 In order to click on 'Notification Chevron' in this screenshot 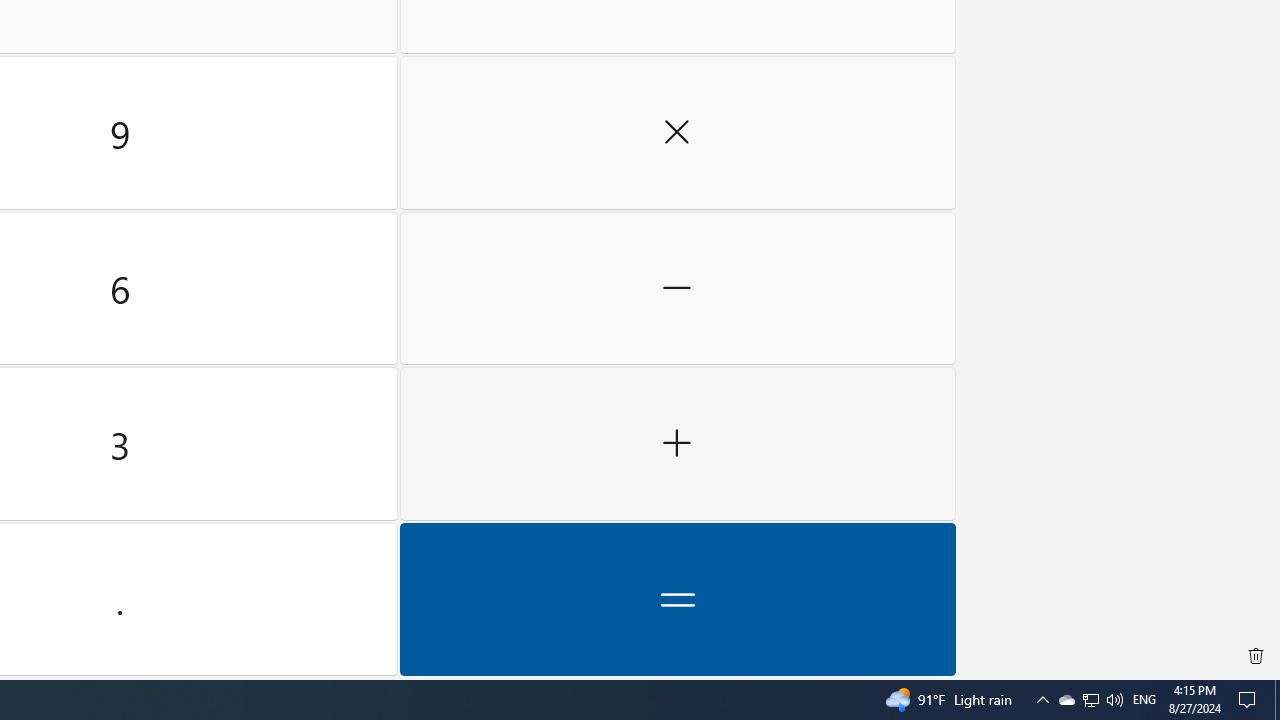, I will do `click(1090, 698)`.